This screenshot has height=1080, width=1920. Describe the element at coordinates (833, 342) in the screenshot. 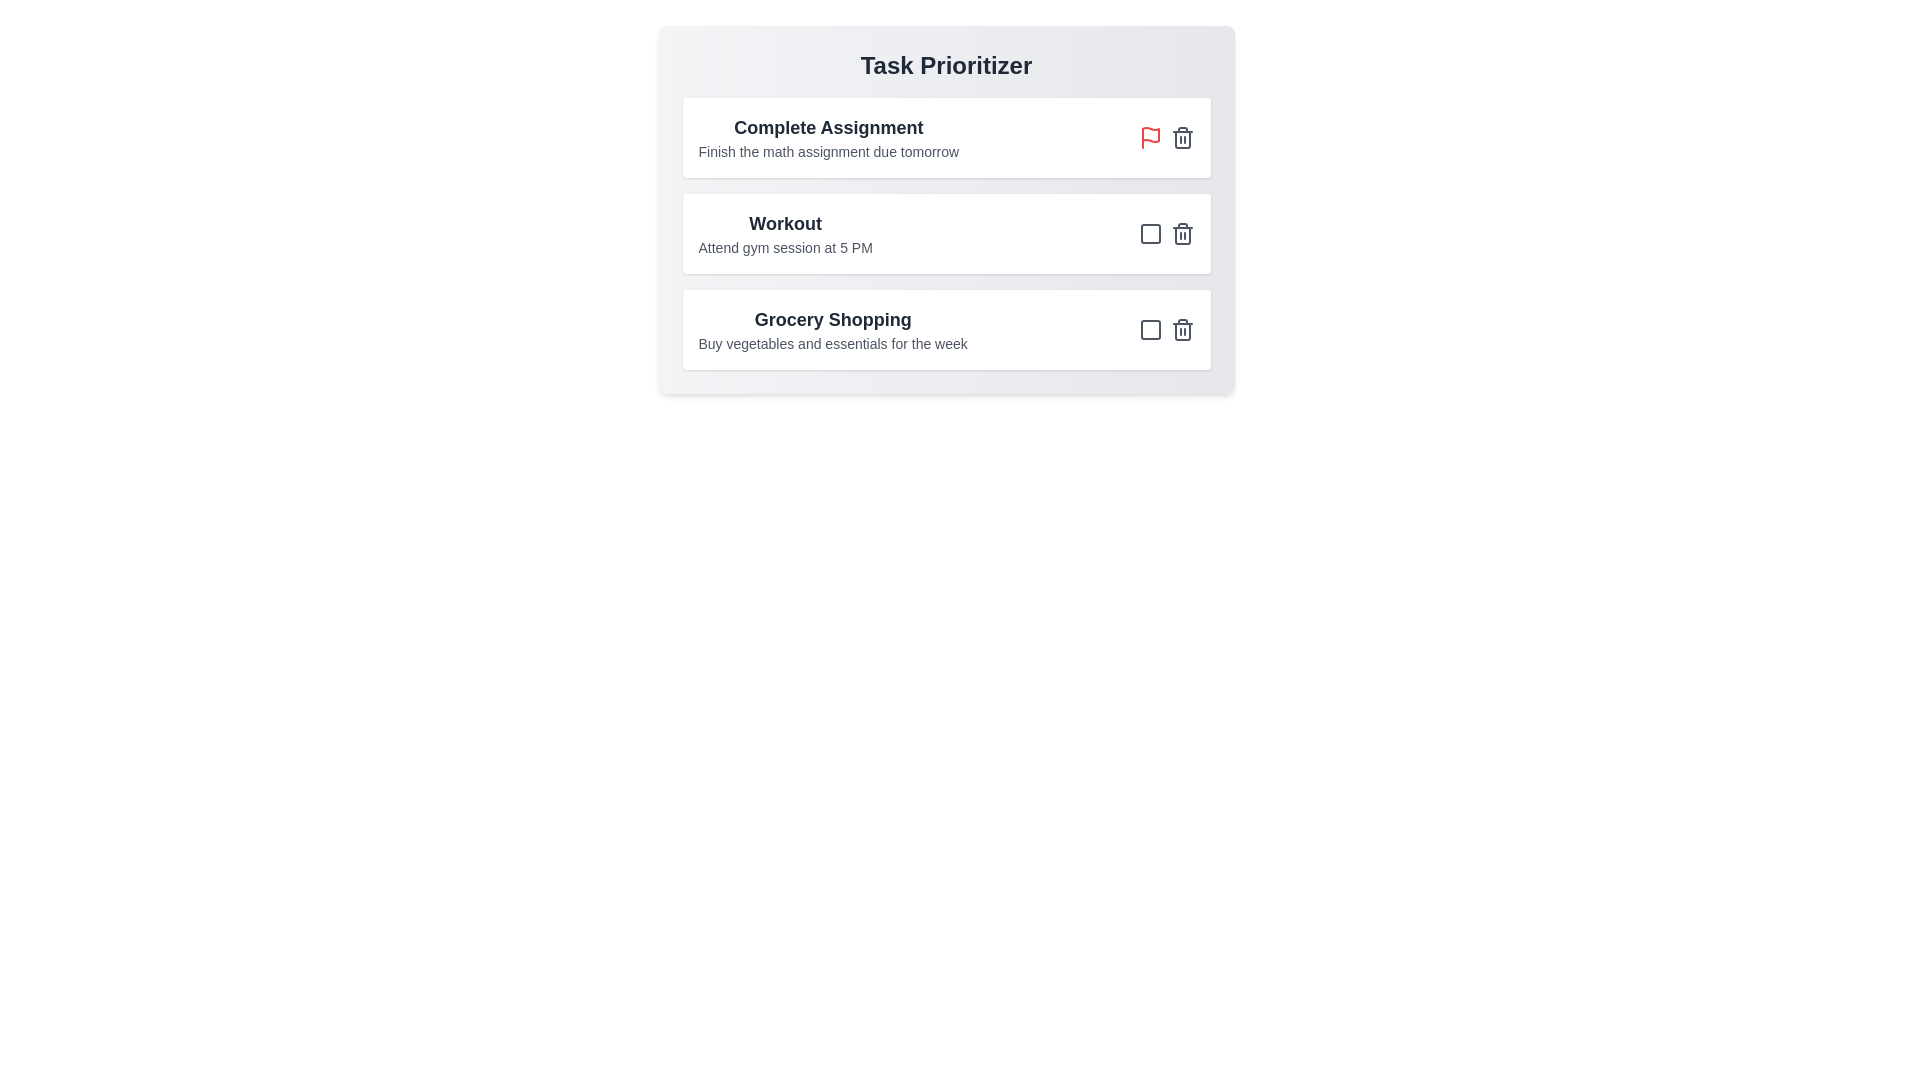

I see `the task description text for Grocery Shopping` at that location.